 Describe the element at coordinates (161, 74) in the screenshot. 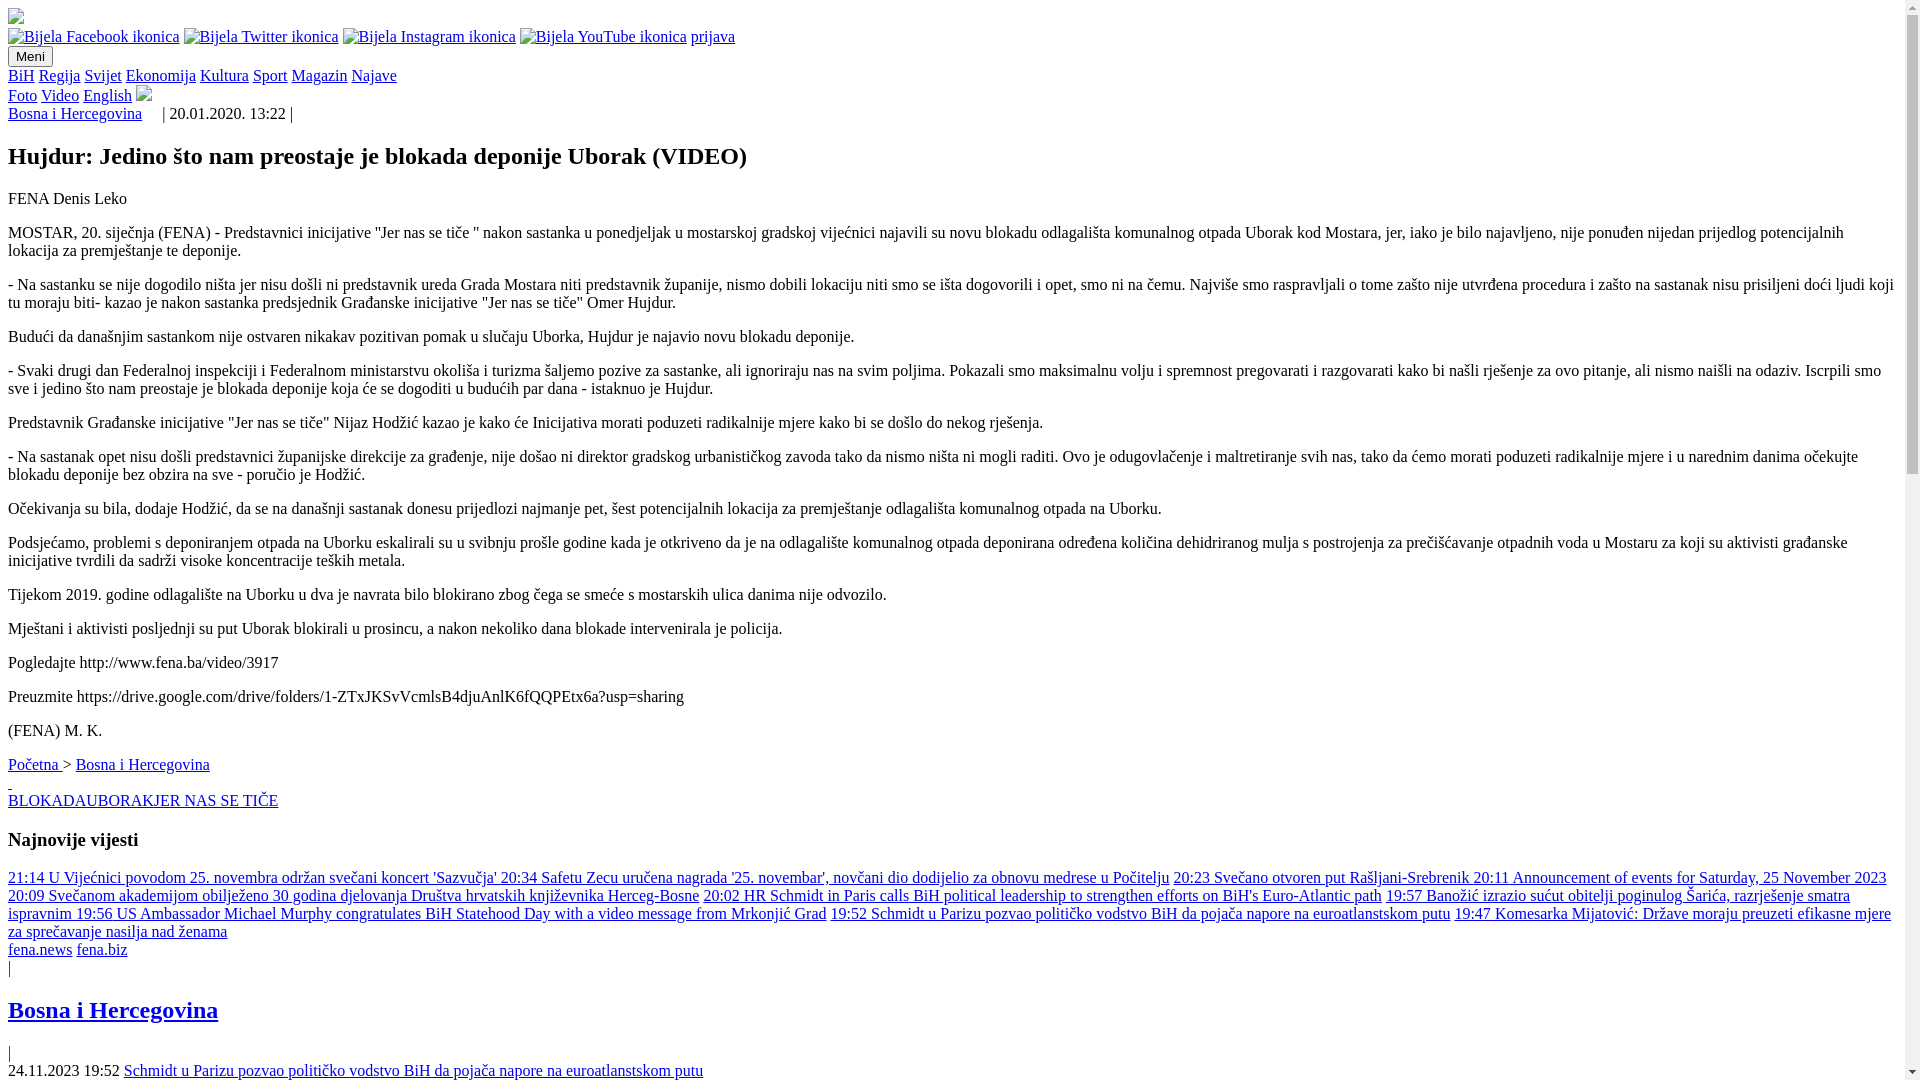

I see `'Ekonomija'` at that location.